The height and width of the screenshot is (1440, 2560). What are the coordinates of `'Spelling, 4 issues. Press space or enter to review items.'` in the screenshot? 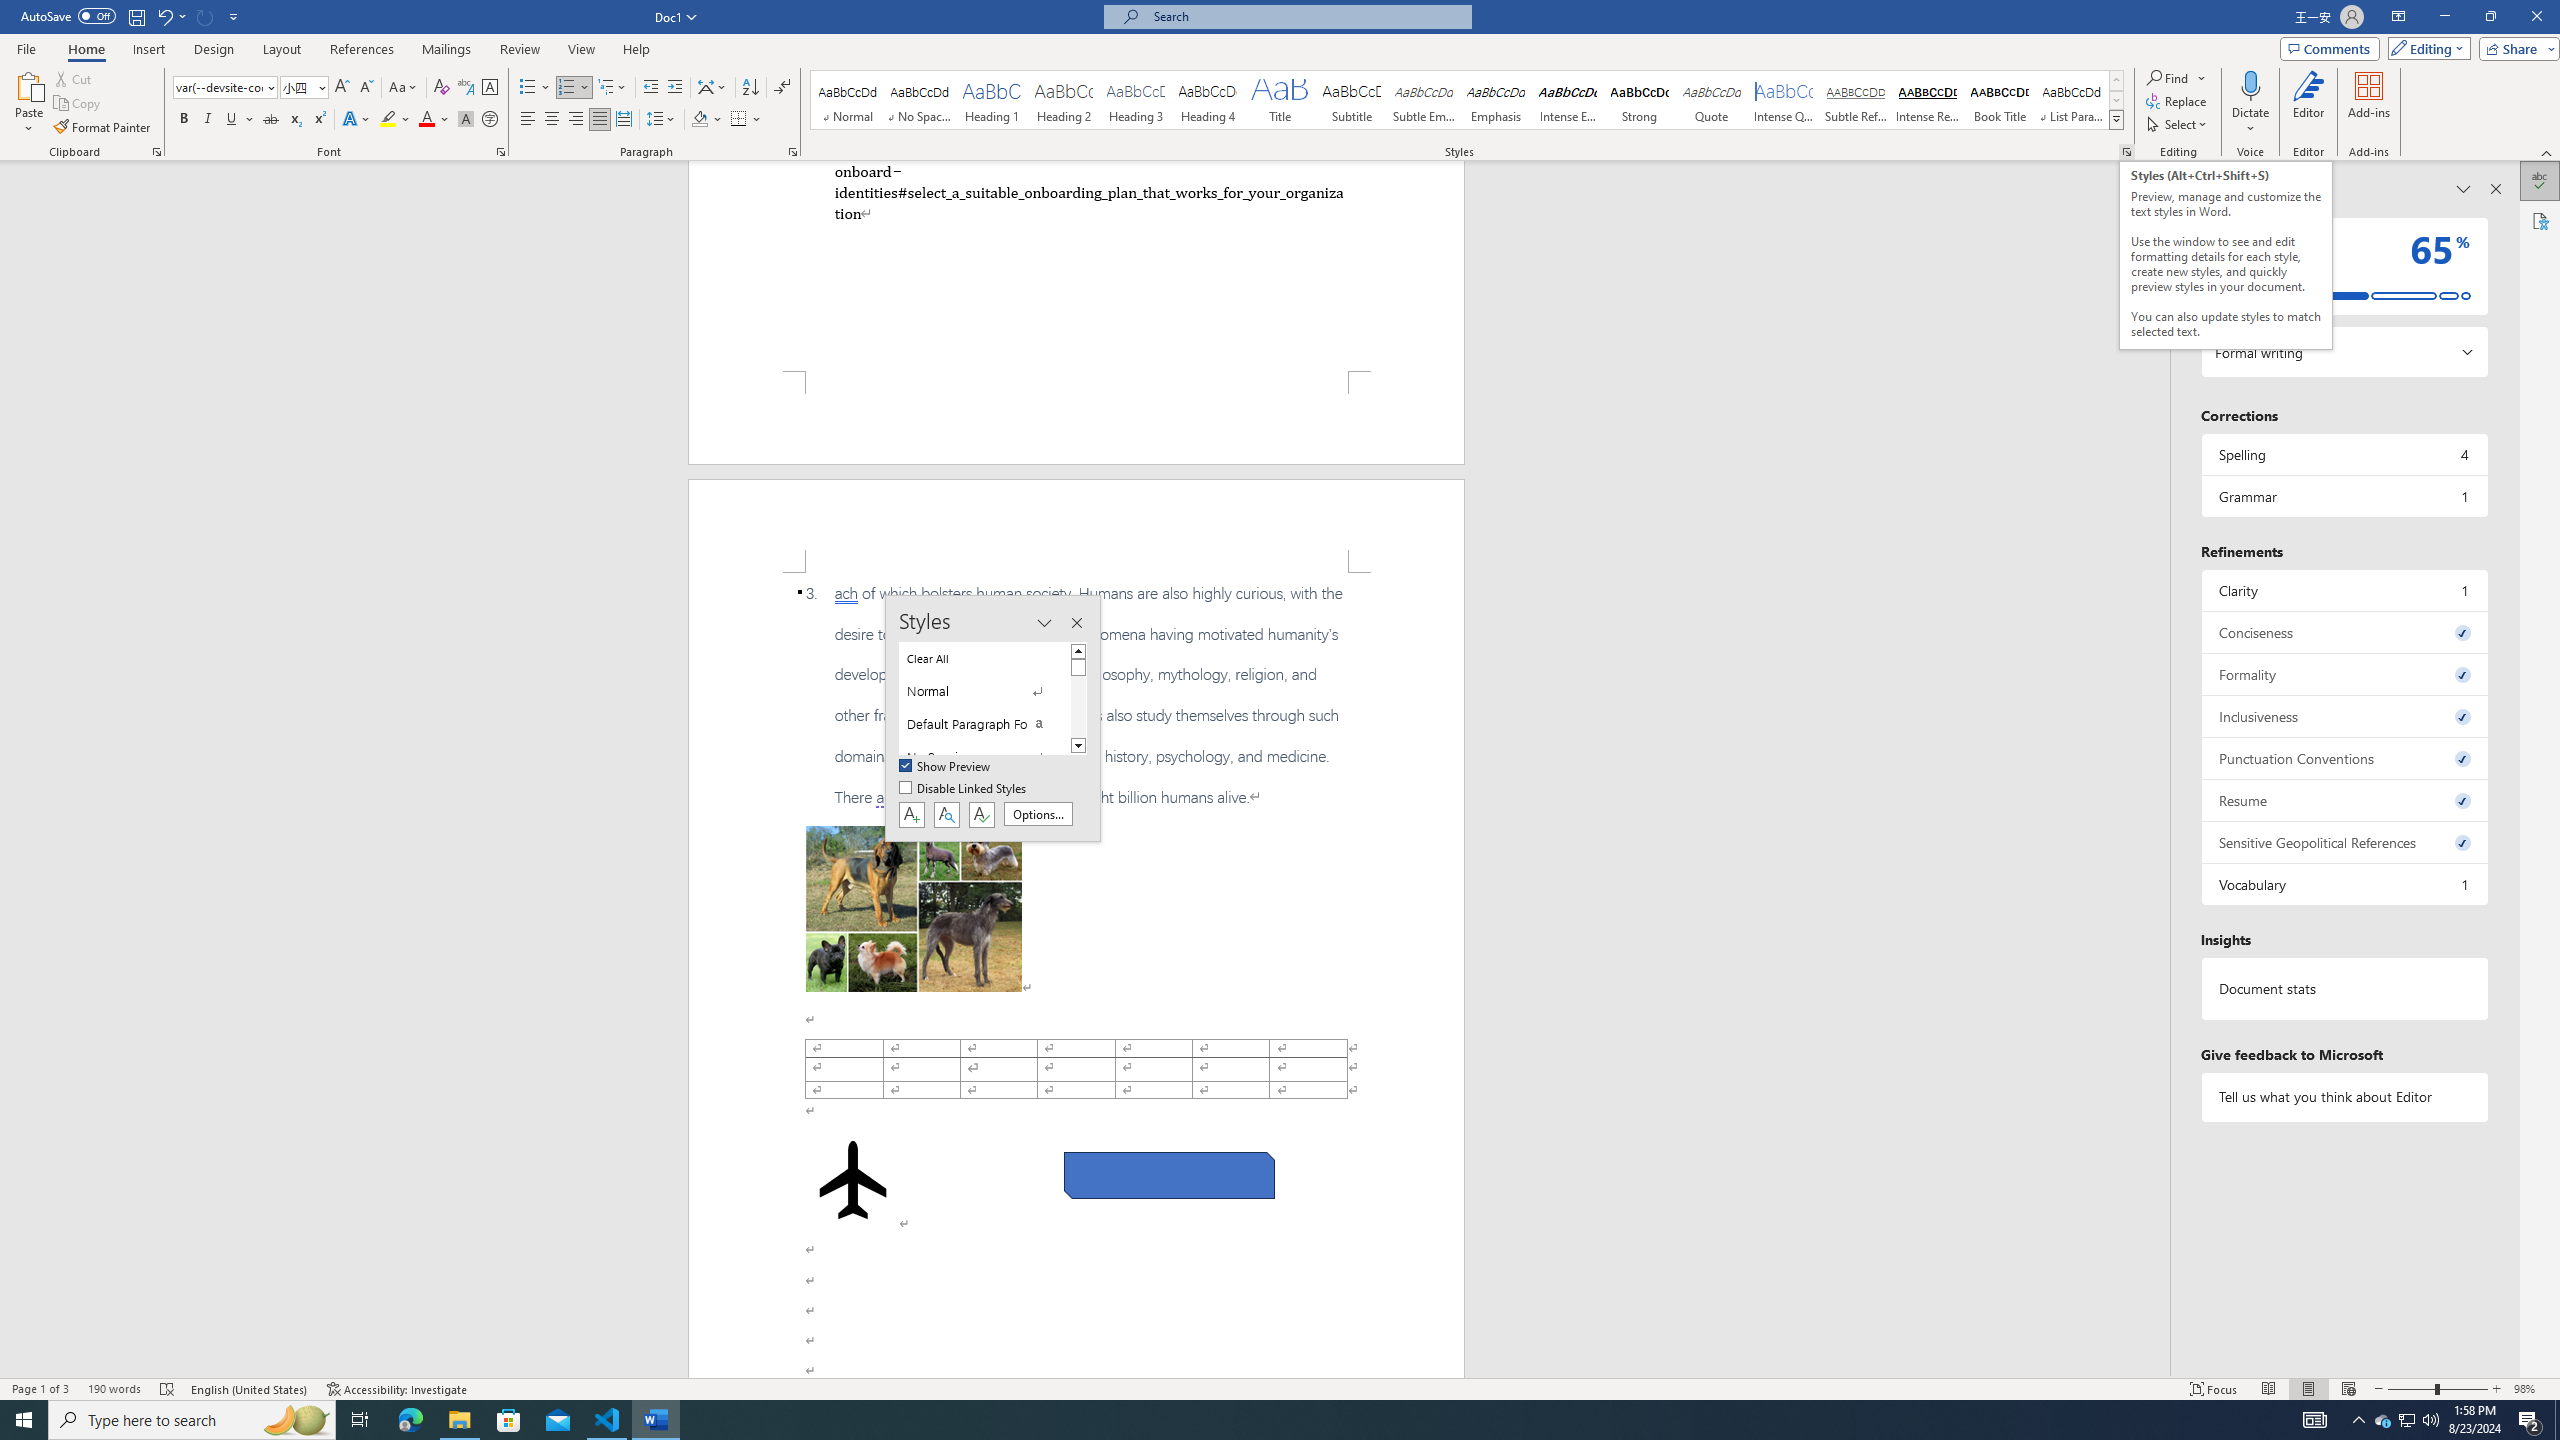 It's located at (2343, 453).